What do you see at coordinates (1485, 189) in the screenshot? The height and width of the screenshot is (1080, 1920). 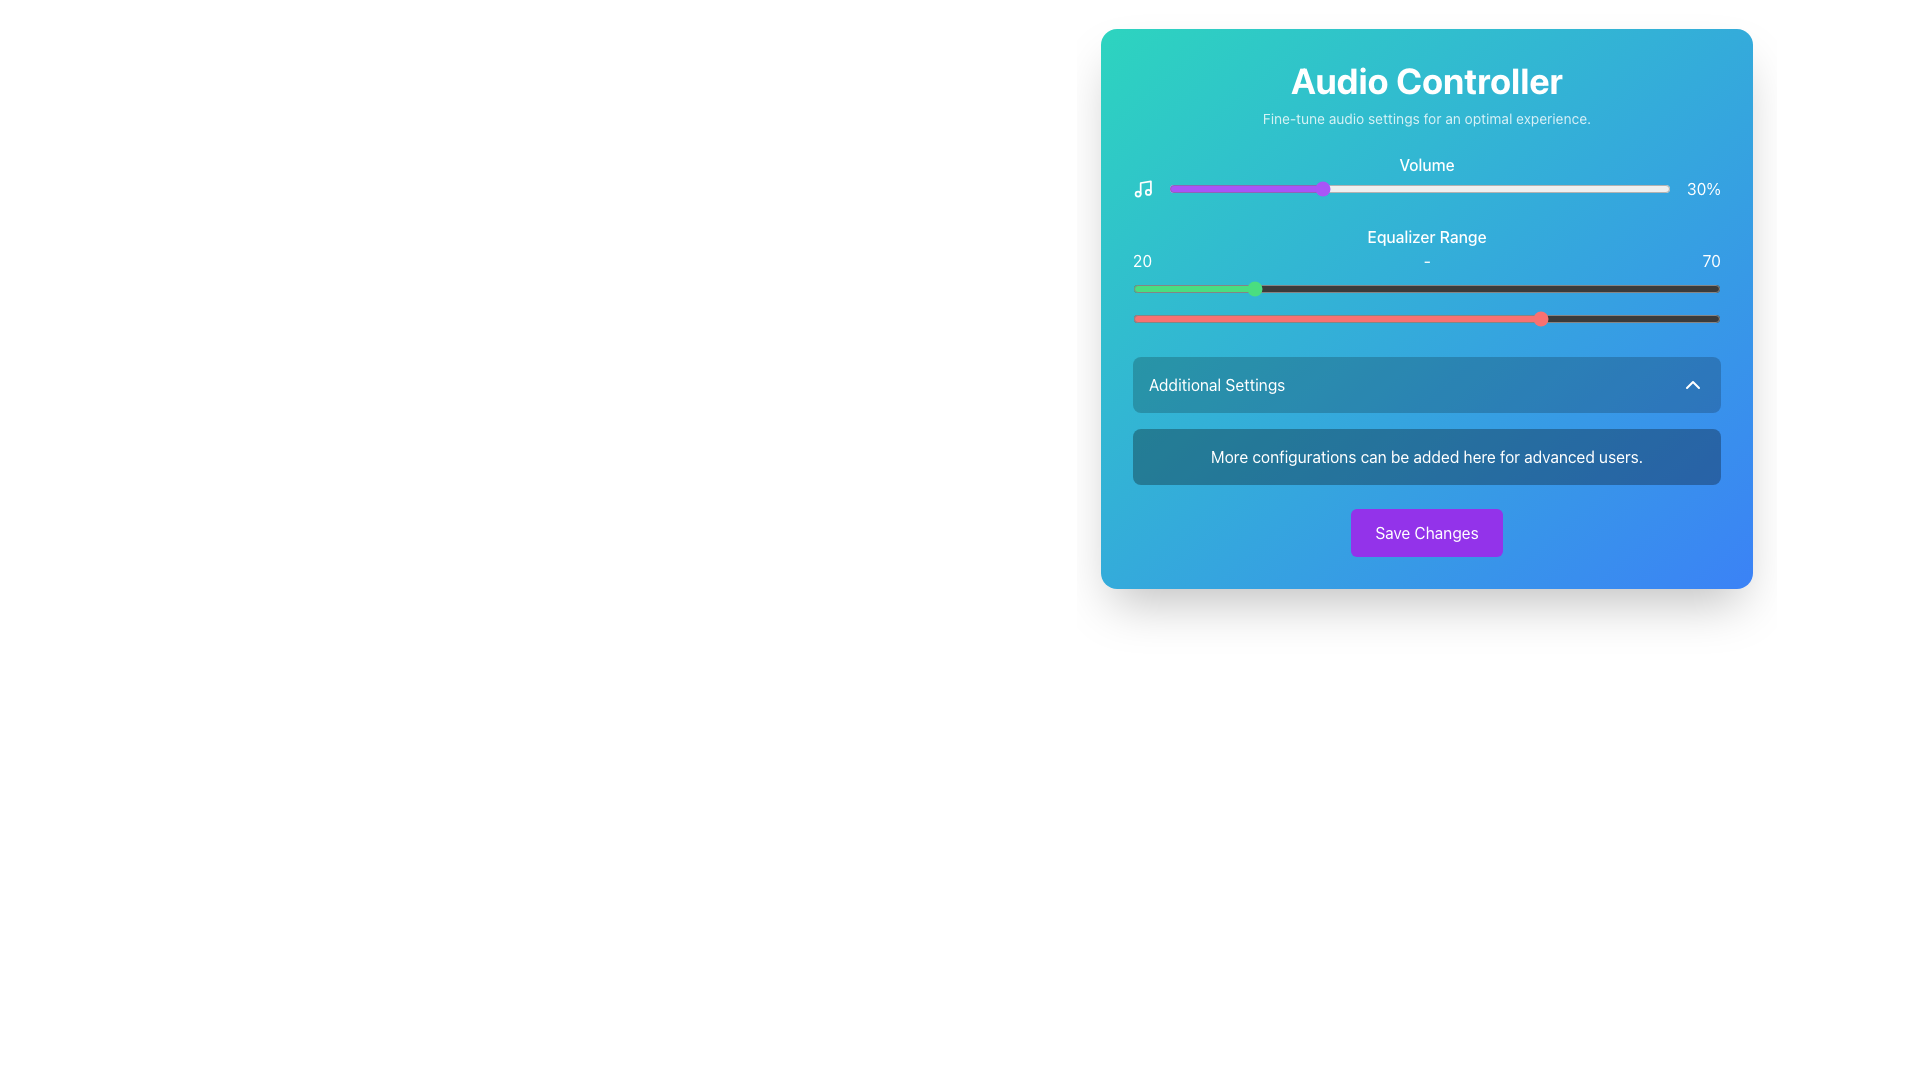 I see `the slider` at bounding box center [1485, 189].